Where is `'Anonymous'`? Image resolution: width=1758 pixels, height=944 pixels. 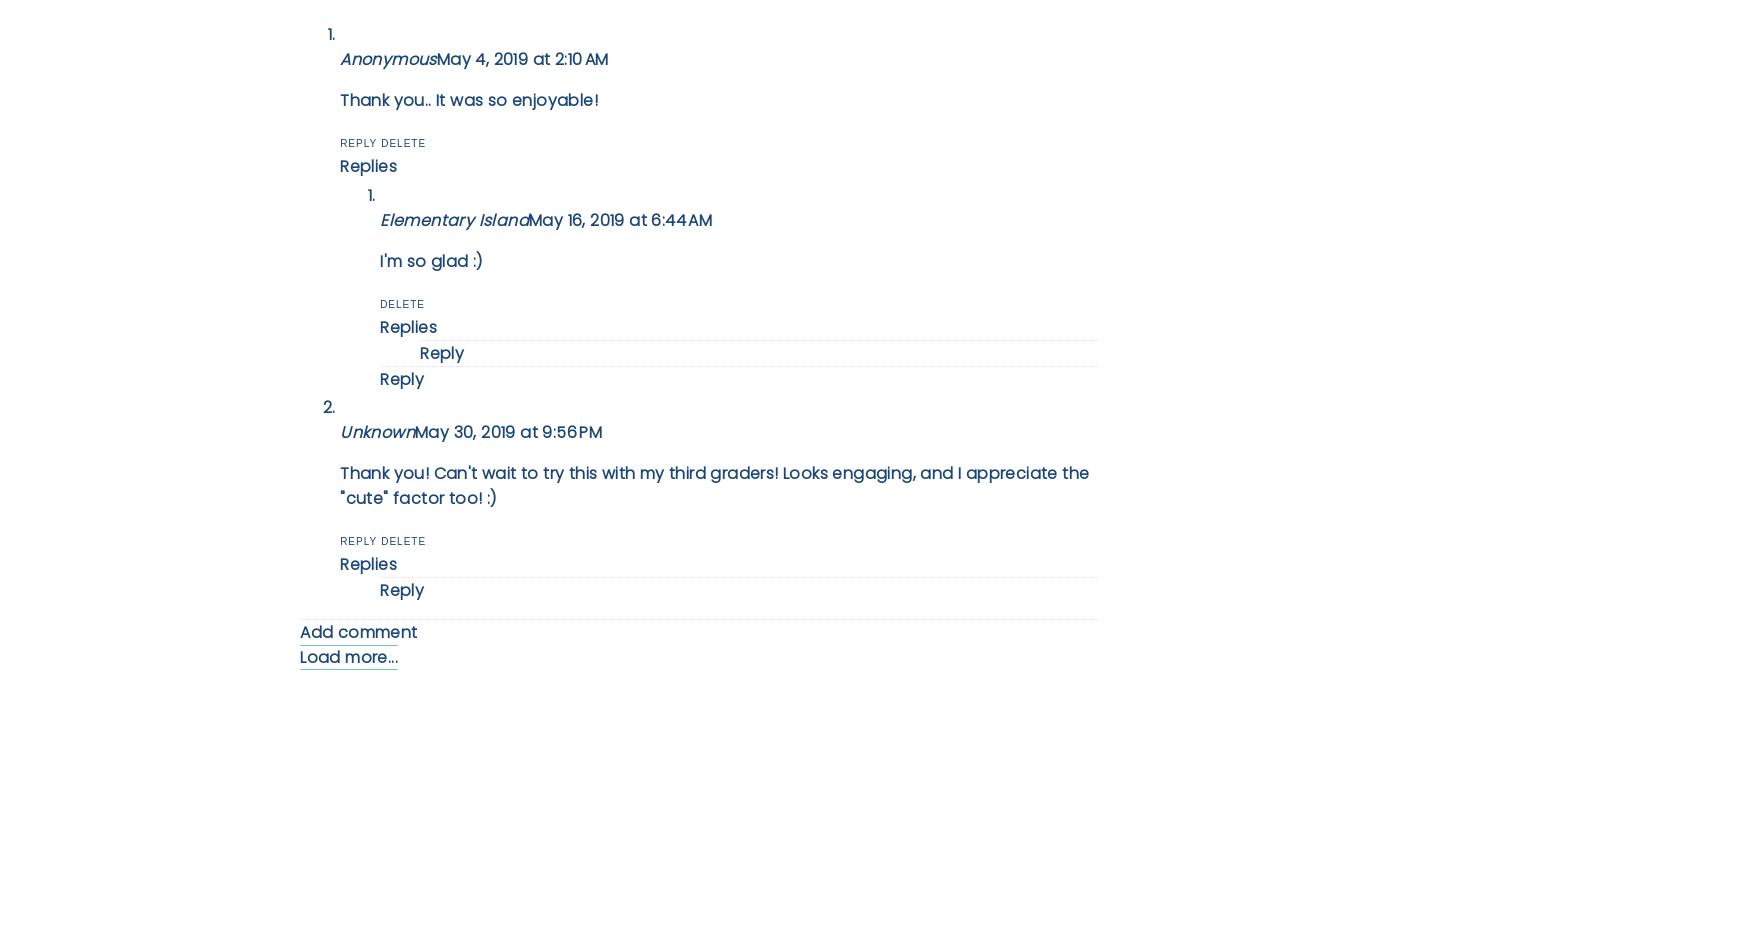 'Anonymous' is located at coordinates (387, 59).